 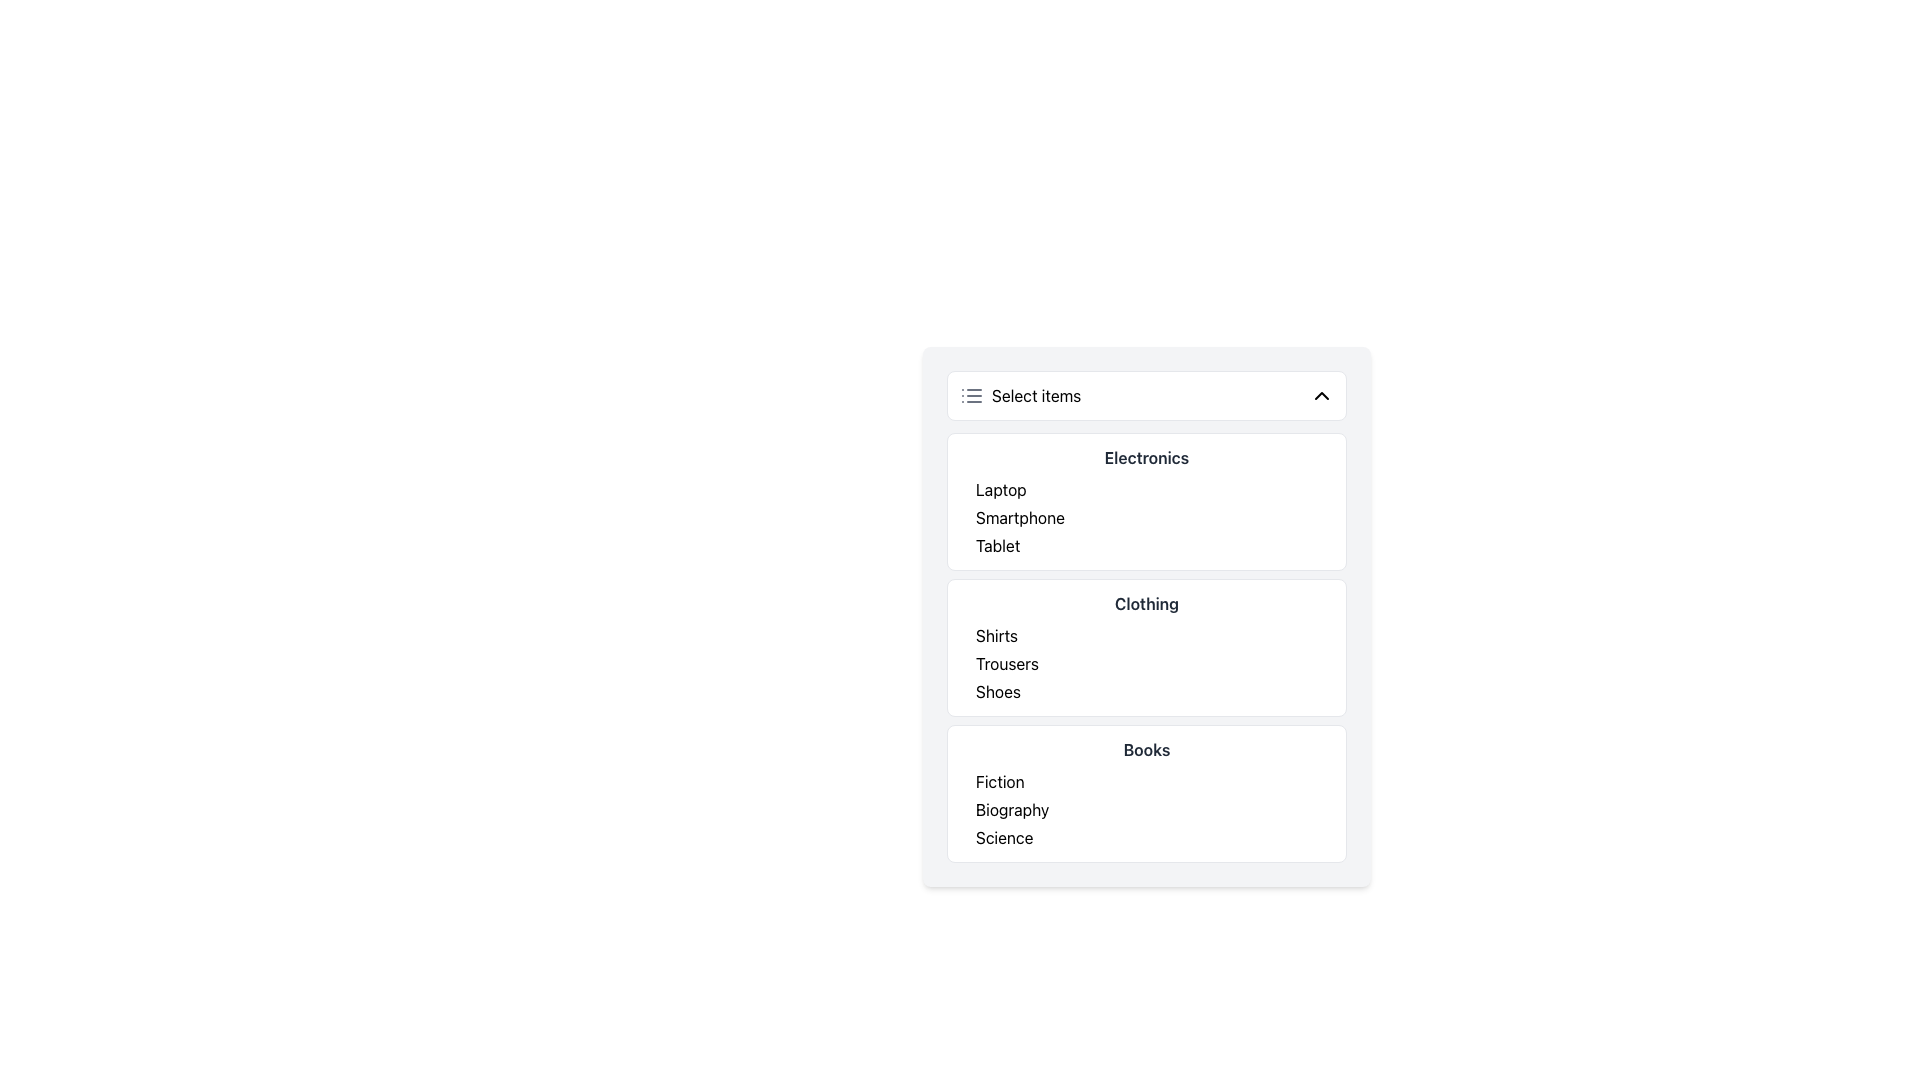 What do you see at coordinates (1147, 663) in the screenshot?
I see `the selectable item in the 'Clothing' section of the dropdown menu` at bounding box center [1147, 663].